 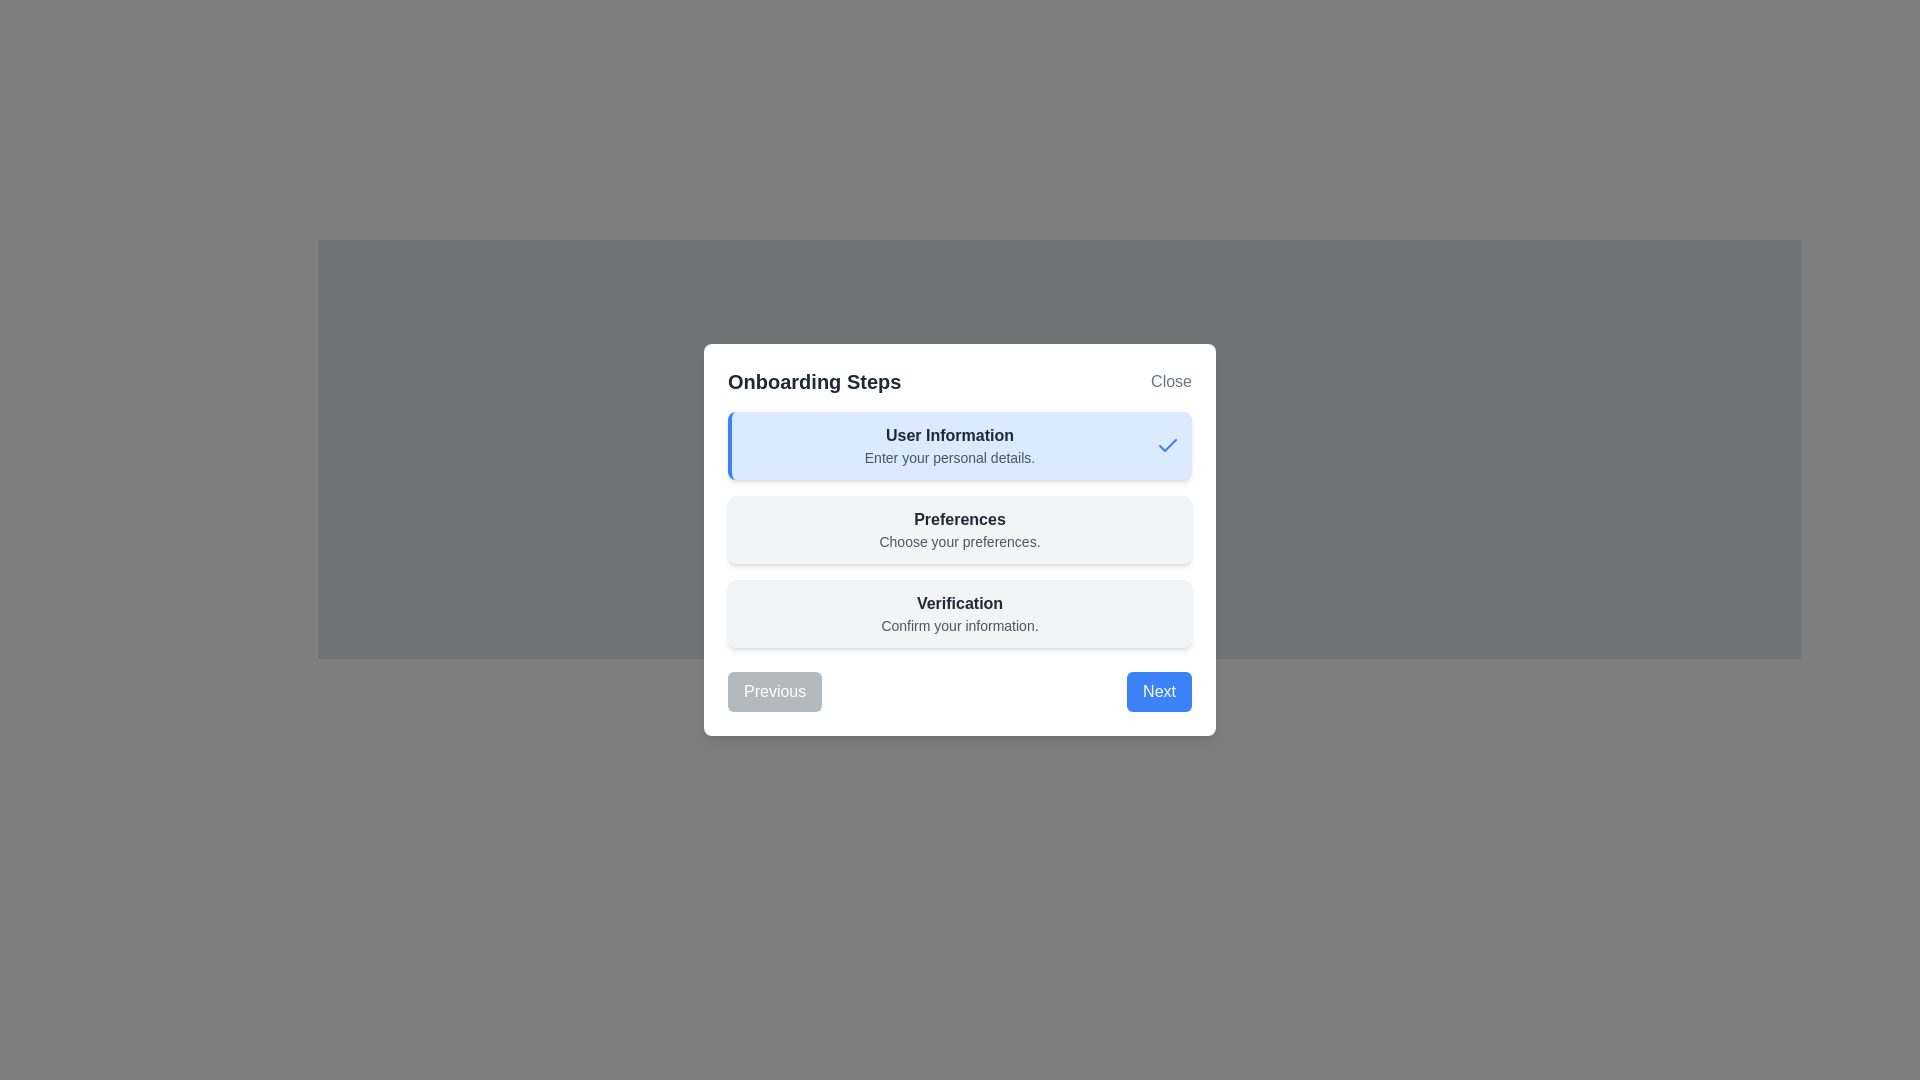 I want to click on the second card in the vertical stack of three cards, which is used for reviewing or modifying preferences in the application, so click(x=960, y=528).